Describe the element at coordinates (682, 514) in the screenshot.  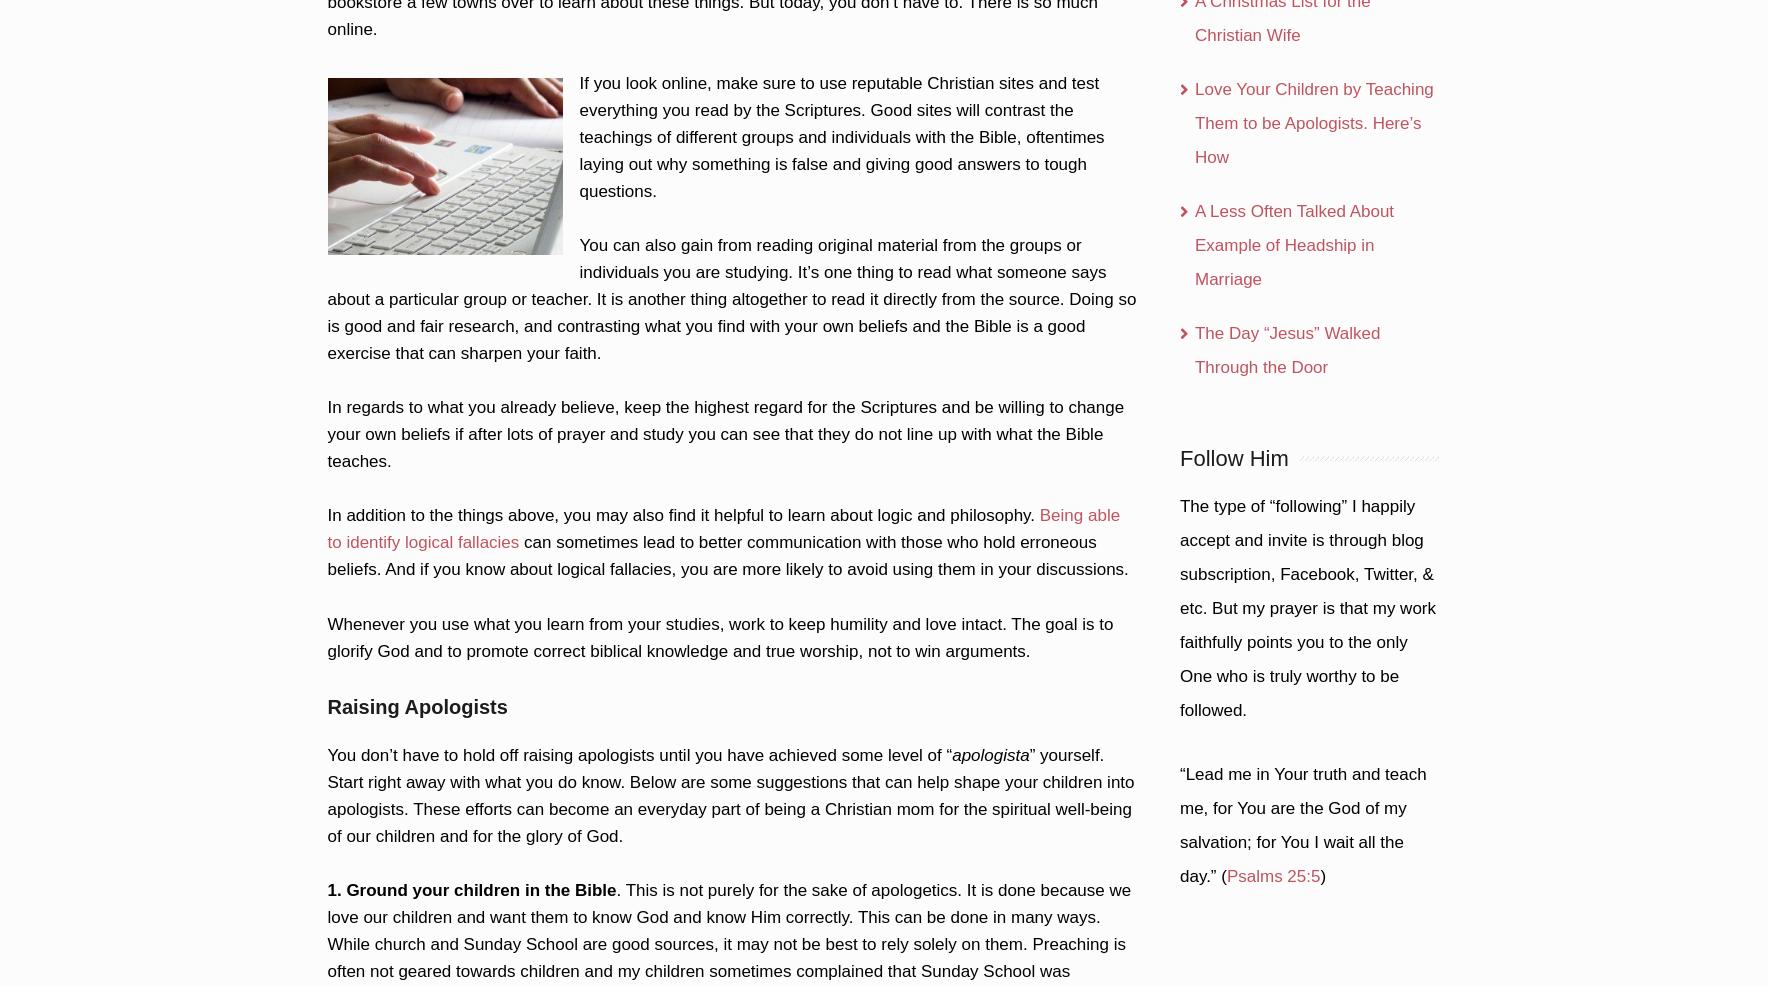
I see `'In addition to the things above, you may also find it helpful to learn about logic and philosophy.'` at that location.